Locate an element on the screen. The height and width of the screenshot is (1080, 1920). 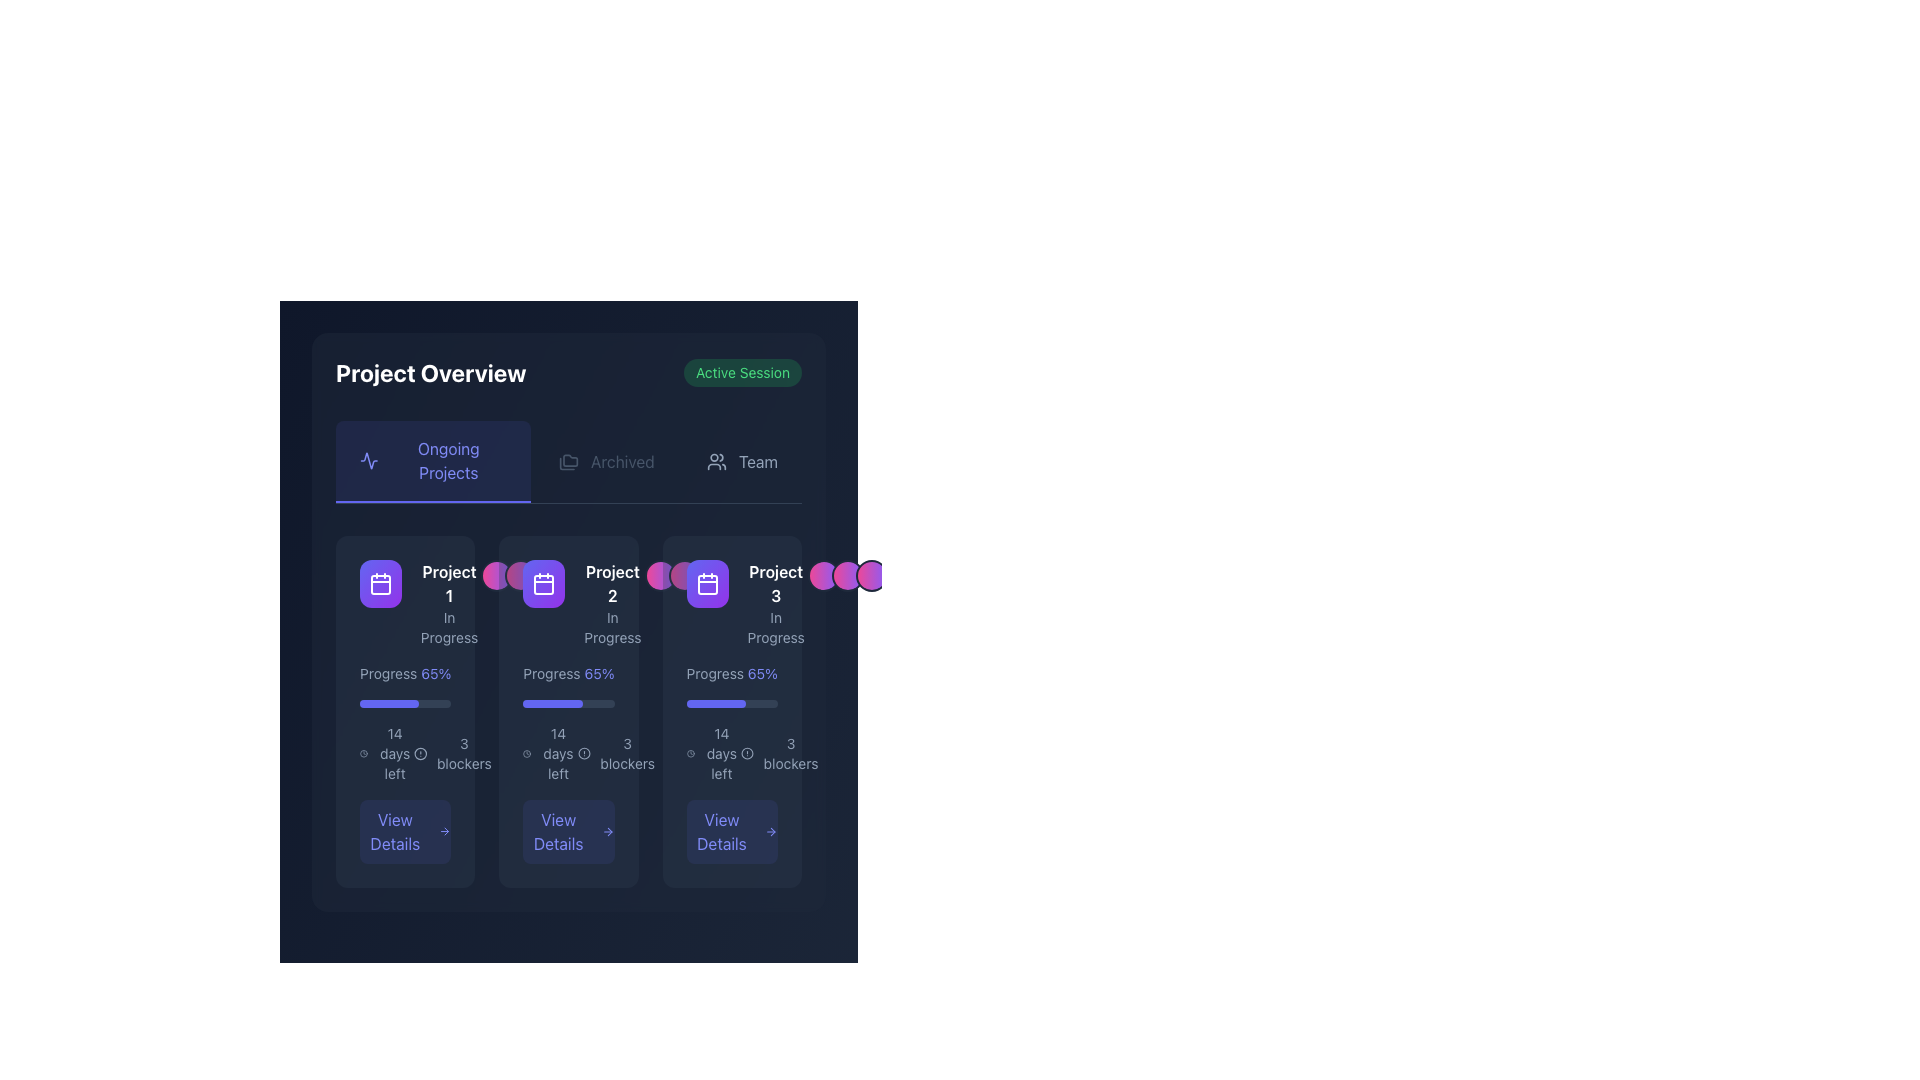
text information about the remaining days for a task or project and the number of blockers displayed in the bottom region of the first card in the middle row of cards is located at coordinates (404, 753).